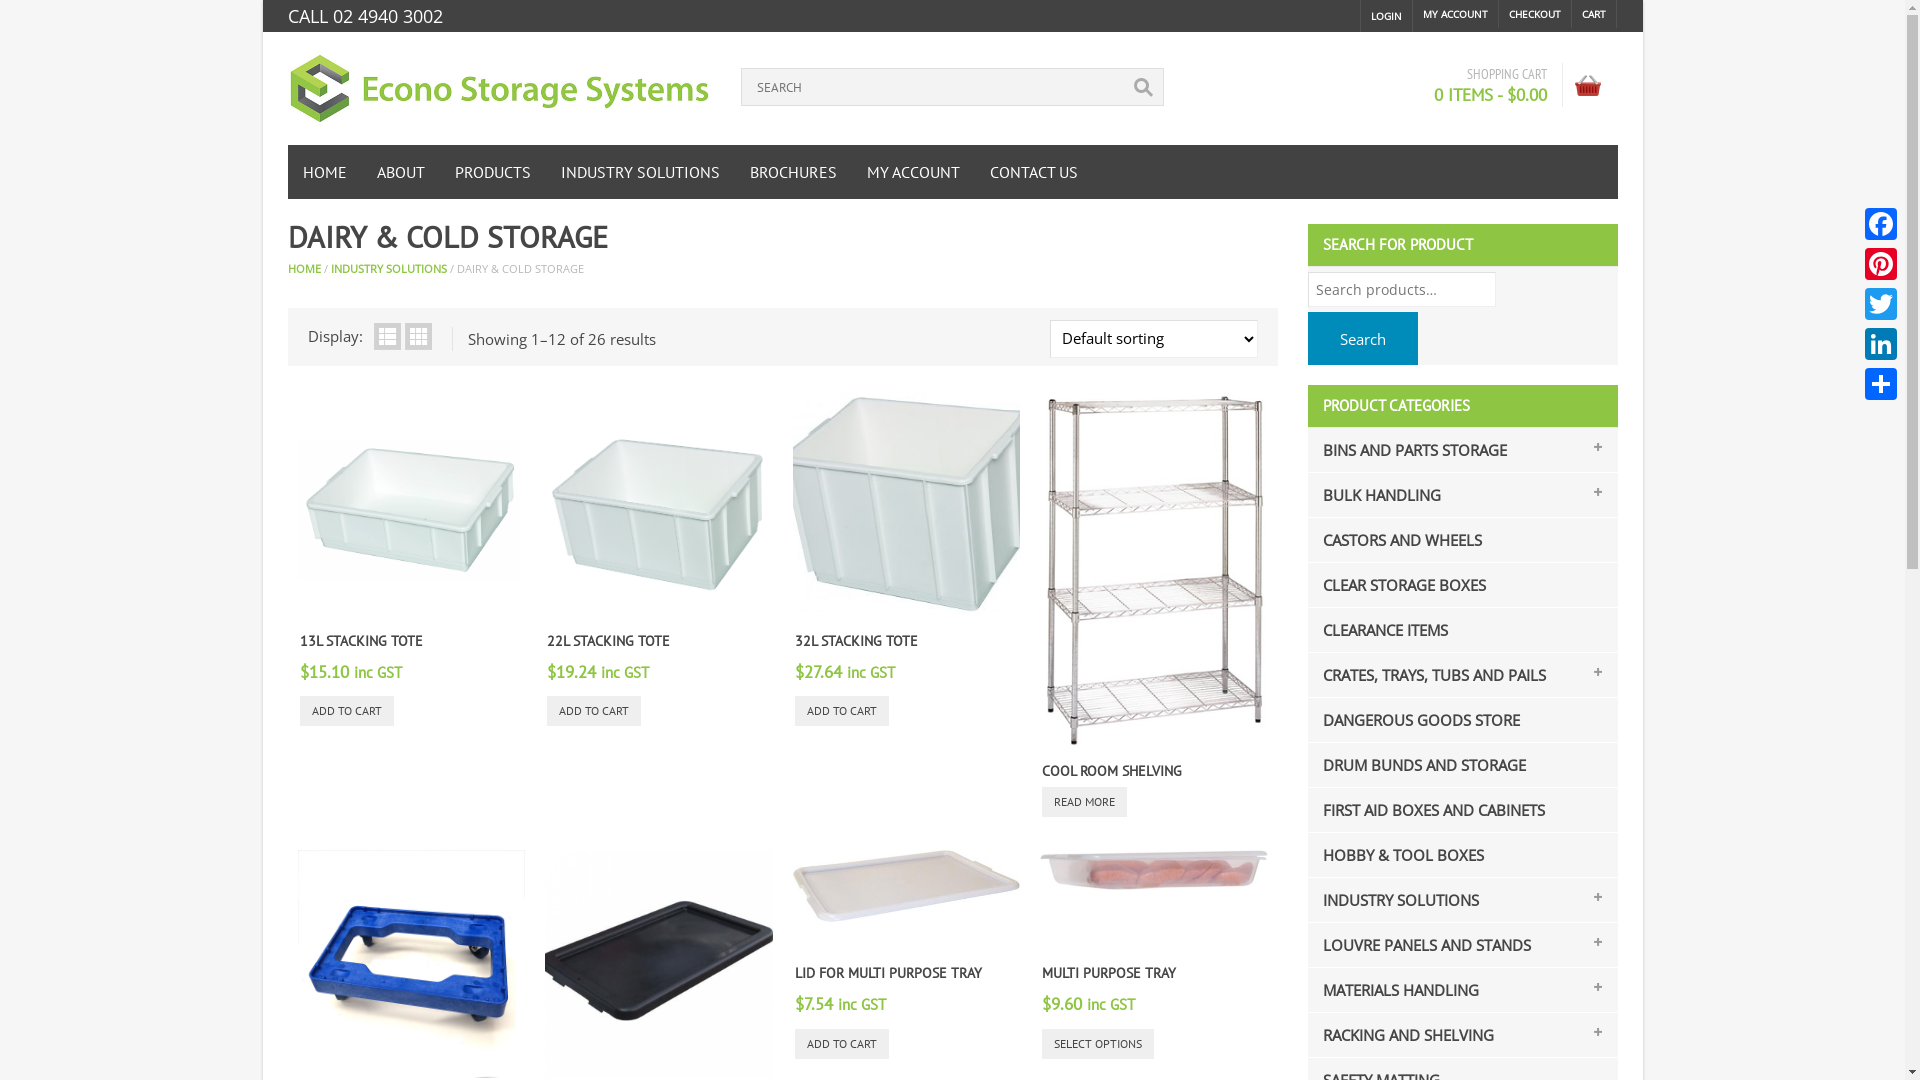 This screenshot has width=1920, height=1080. I want to click on 'READ MORE', so click(1083, 801).